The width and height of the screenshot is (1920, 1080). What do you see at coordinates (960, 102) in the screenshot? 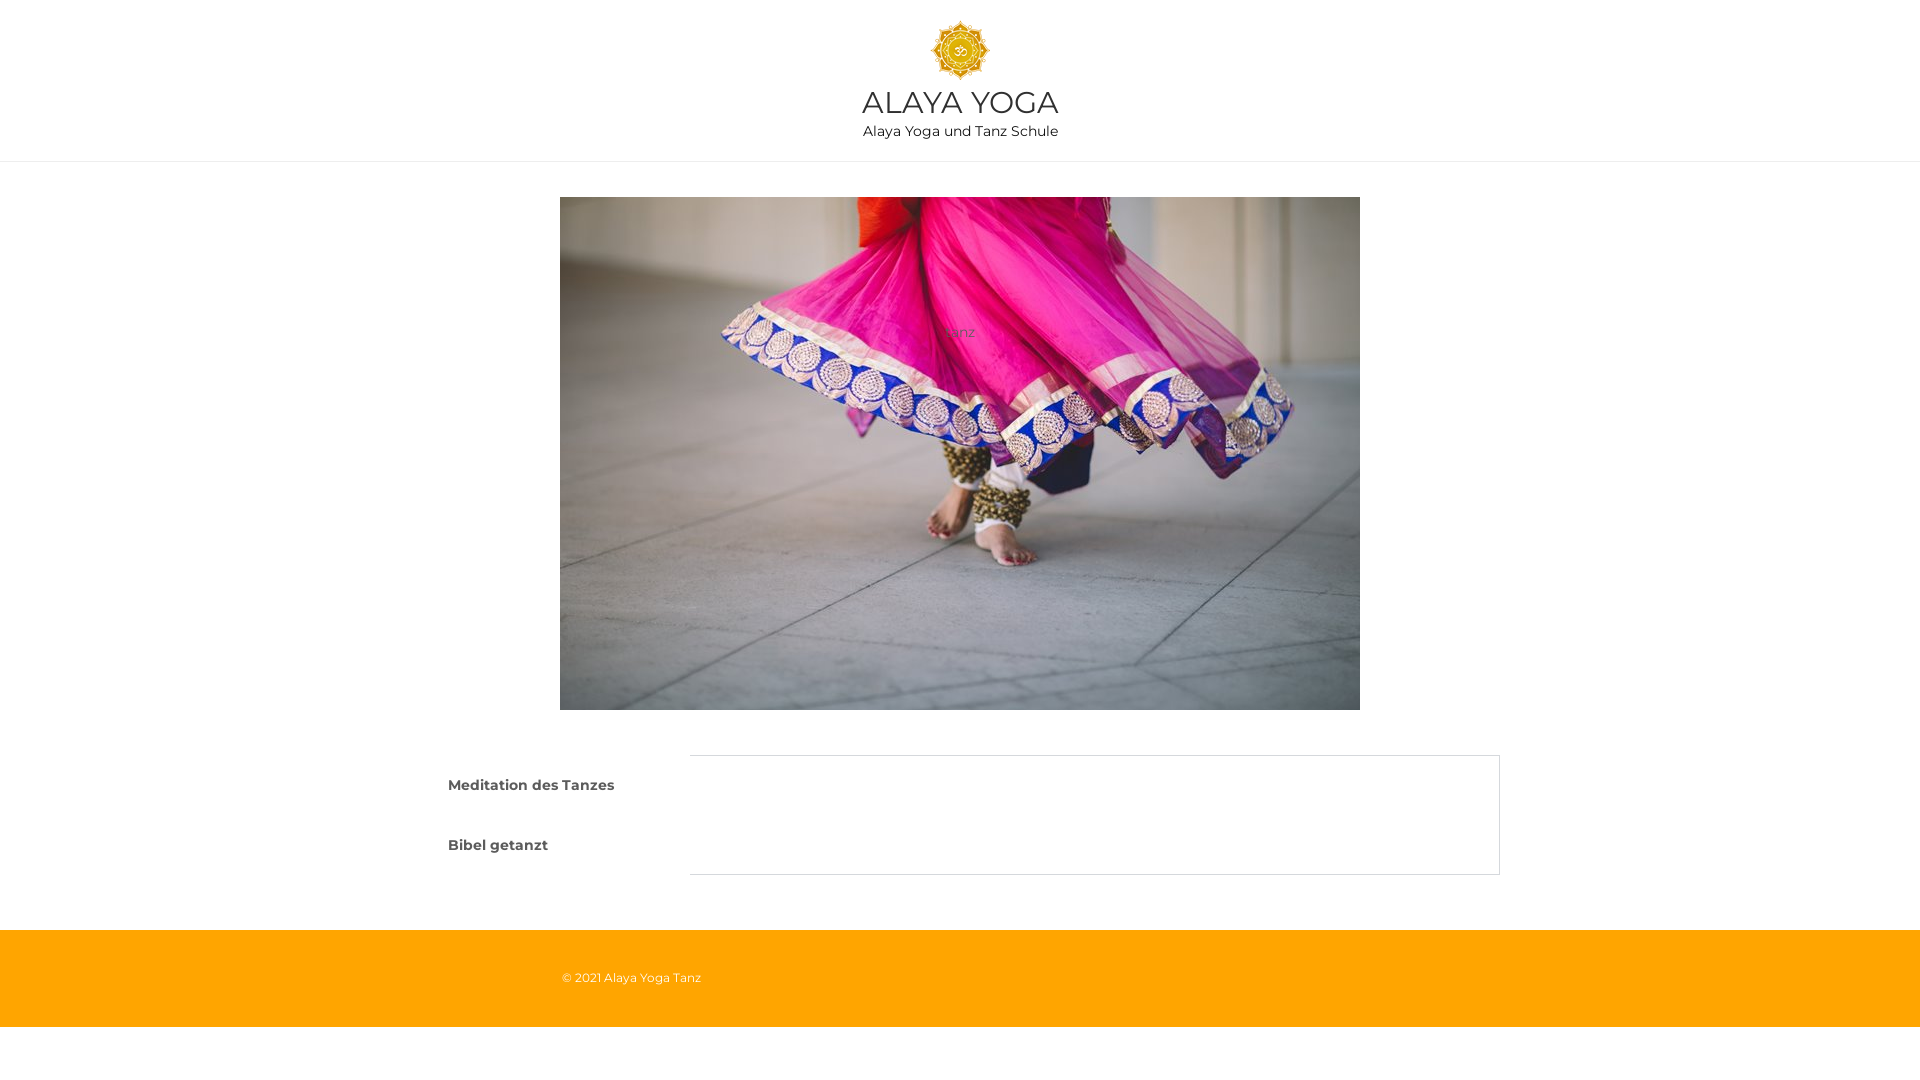
I see `'ALAYA YOGA'` at bounding box center [960, 102].